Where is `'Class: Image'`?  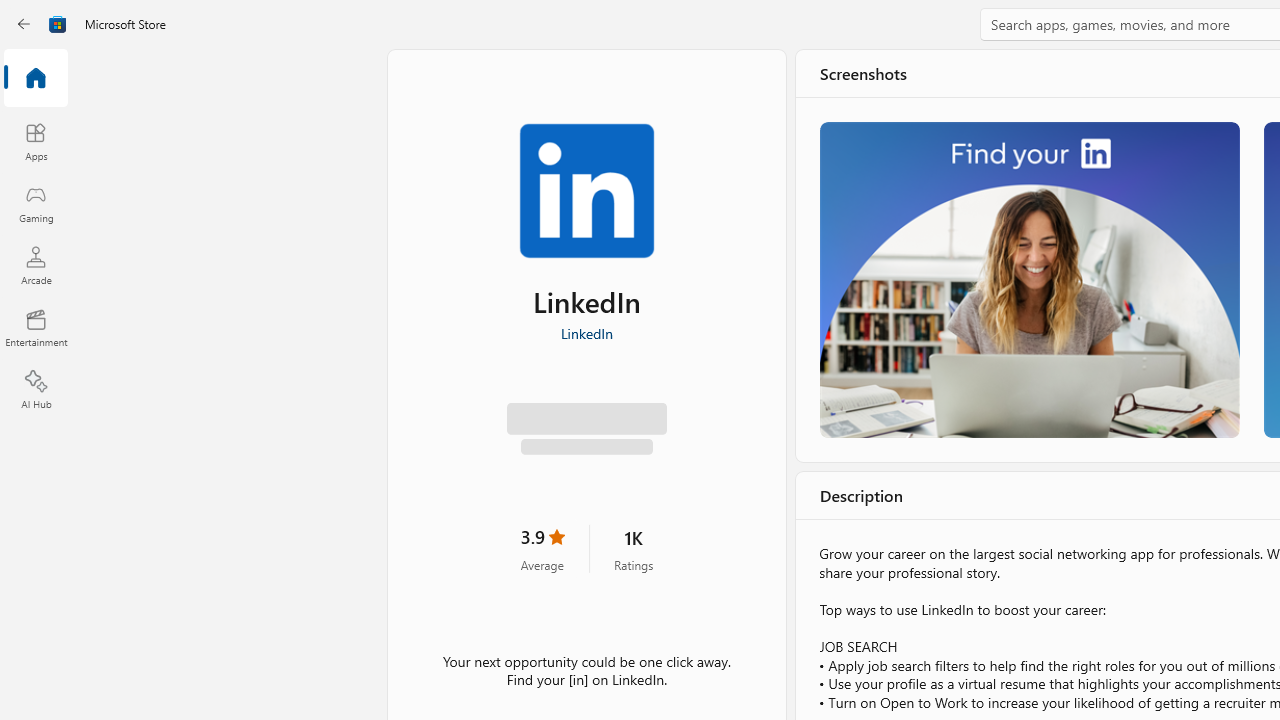 'Class: Image' is located at coordinates (58, 24).